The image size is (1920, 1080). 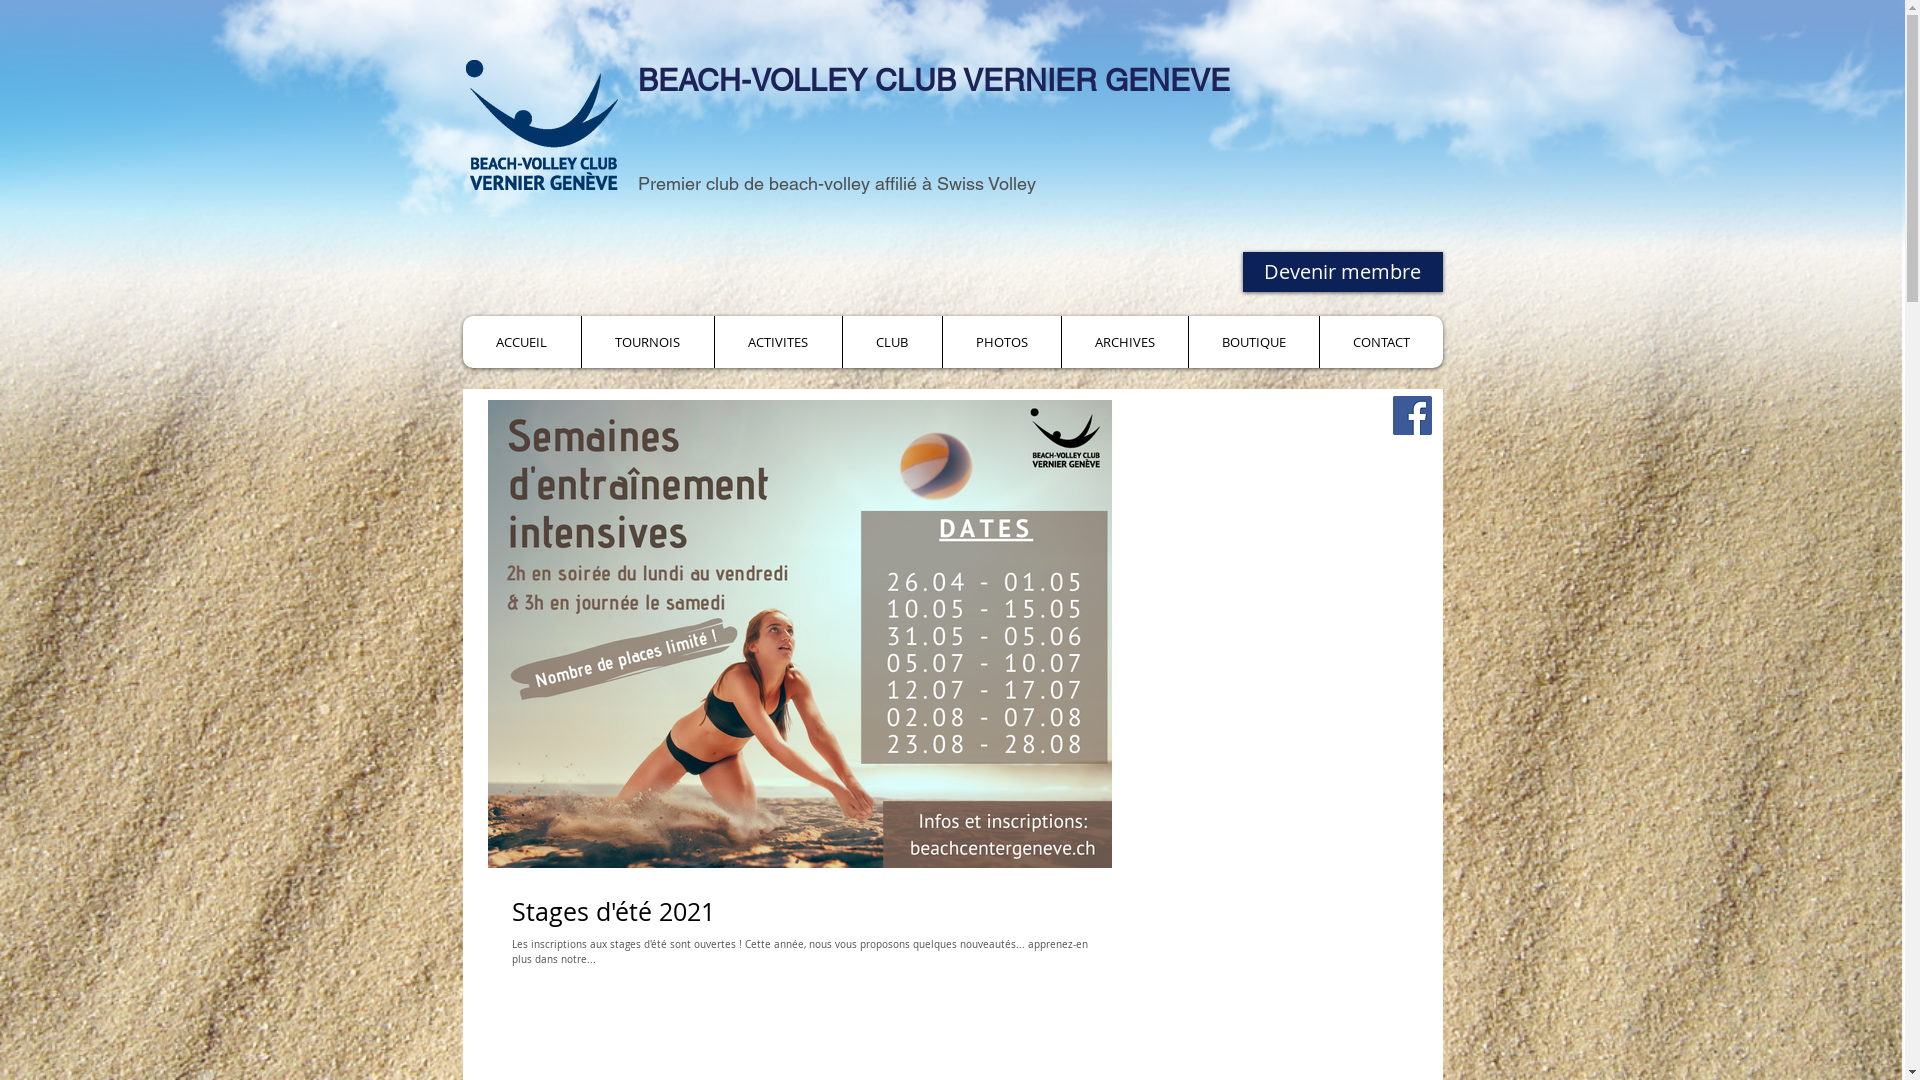 What do you see at coordinates (1342, 272) in the screenshot?
I see `'Devenir membre'` at bounding box center [1342, 272].